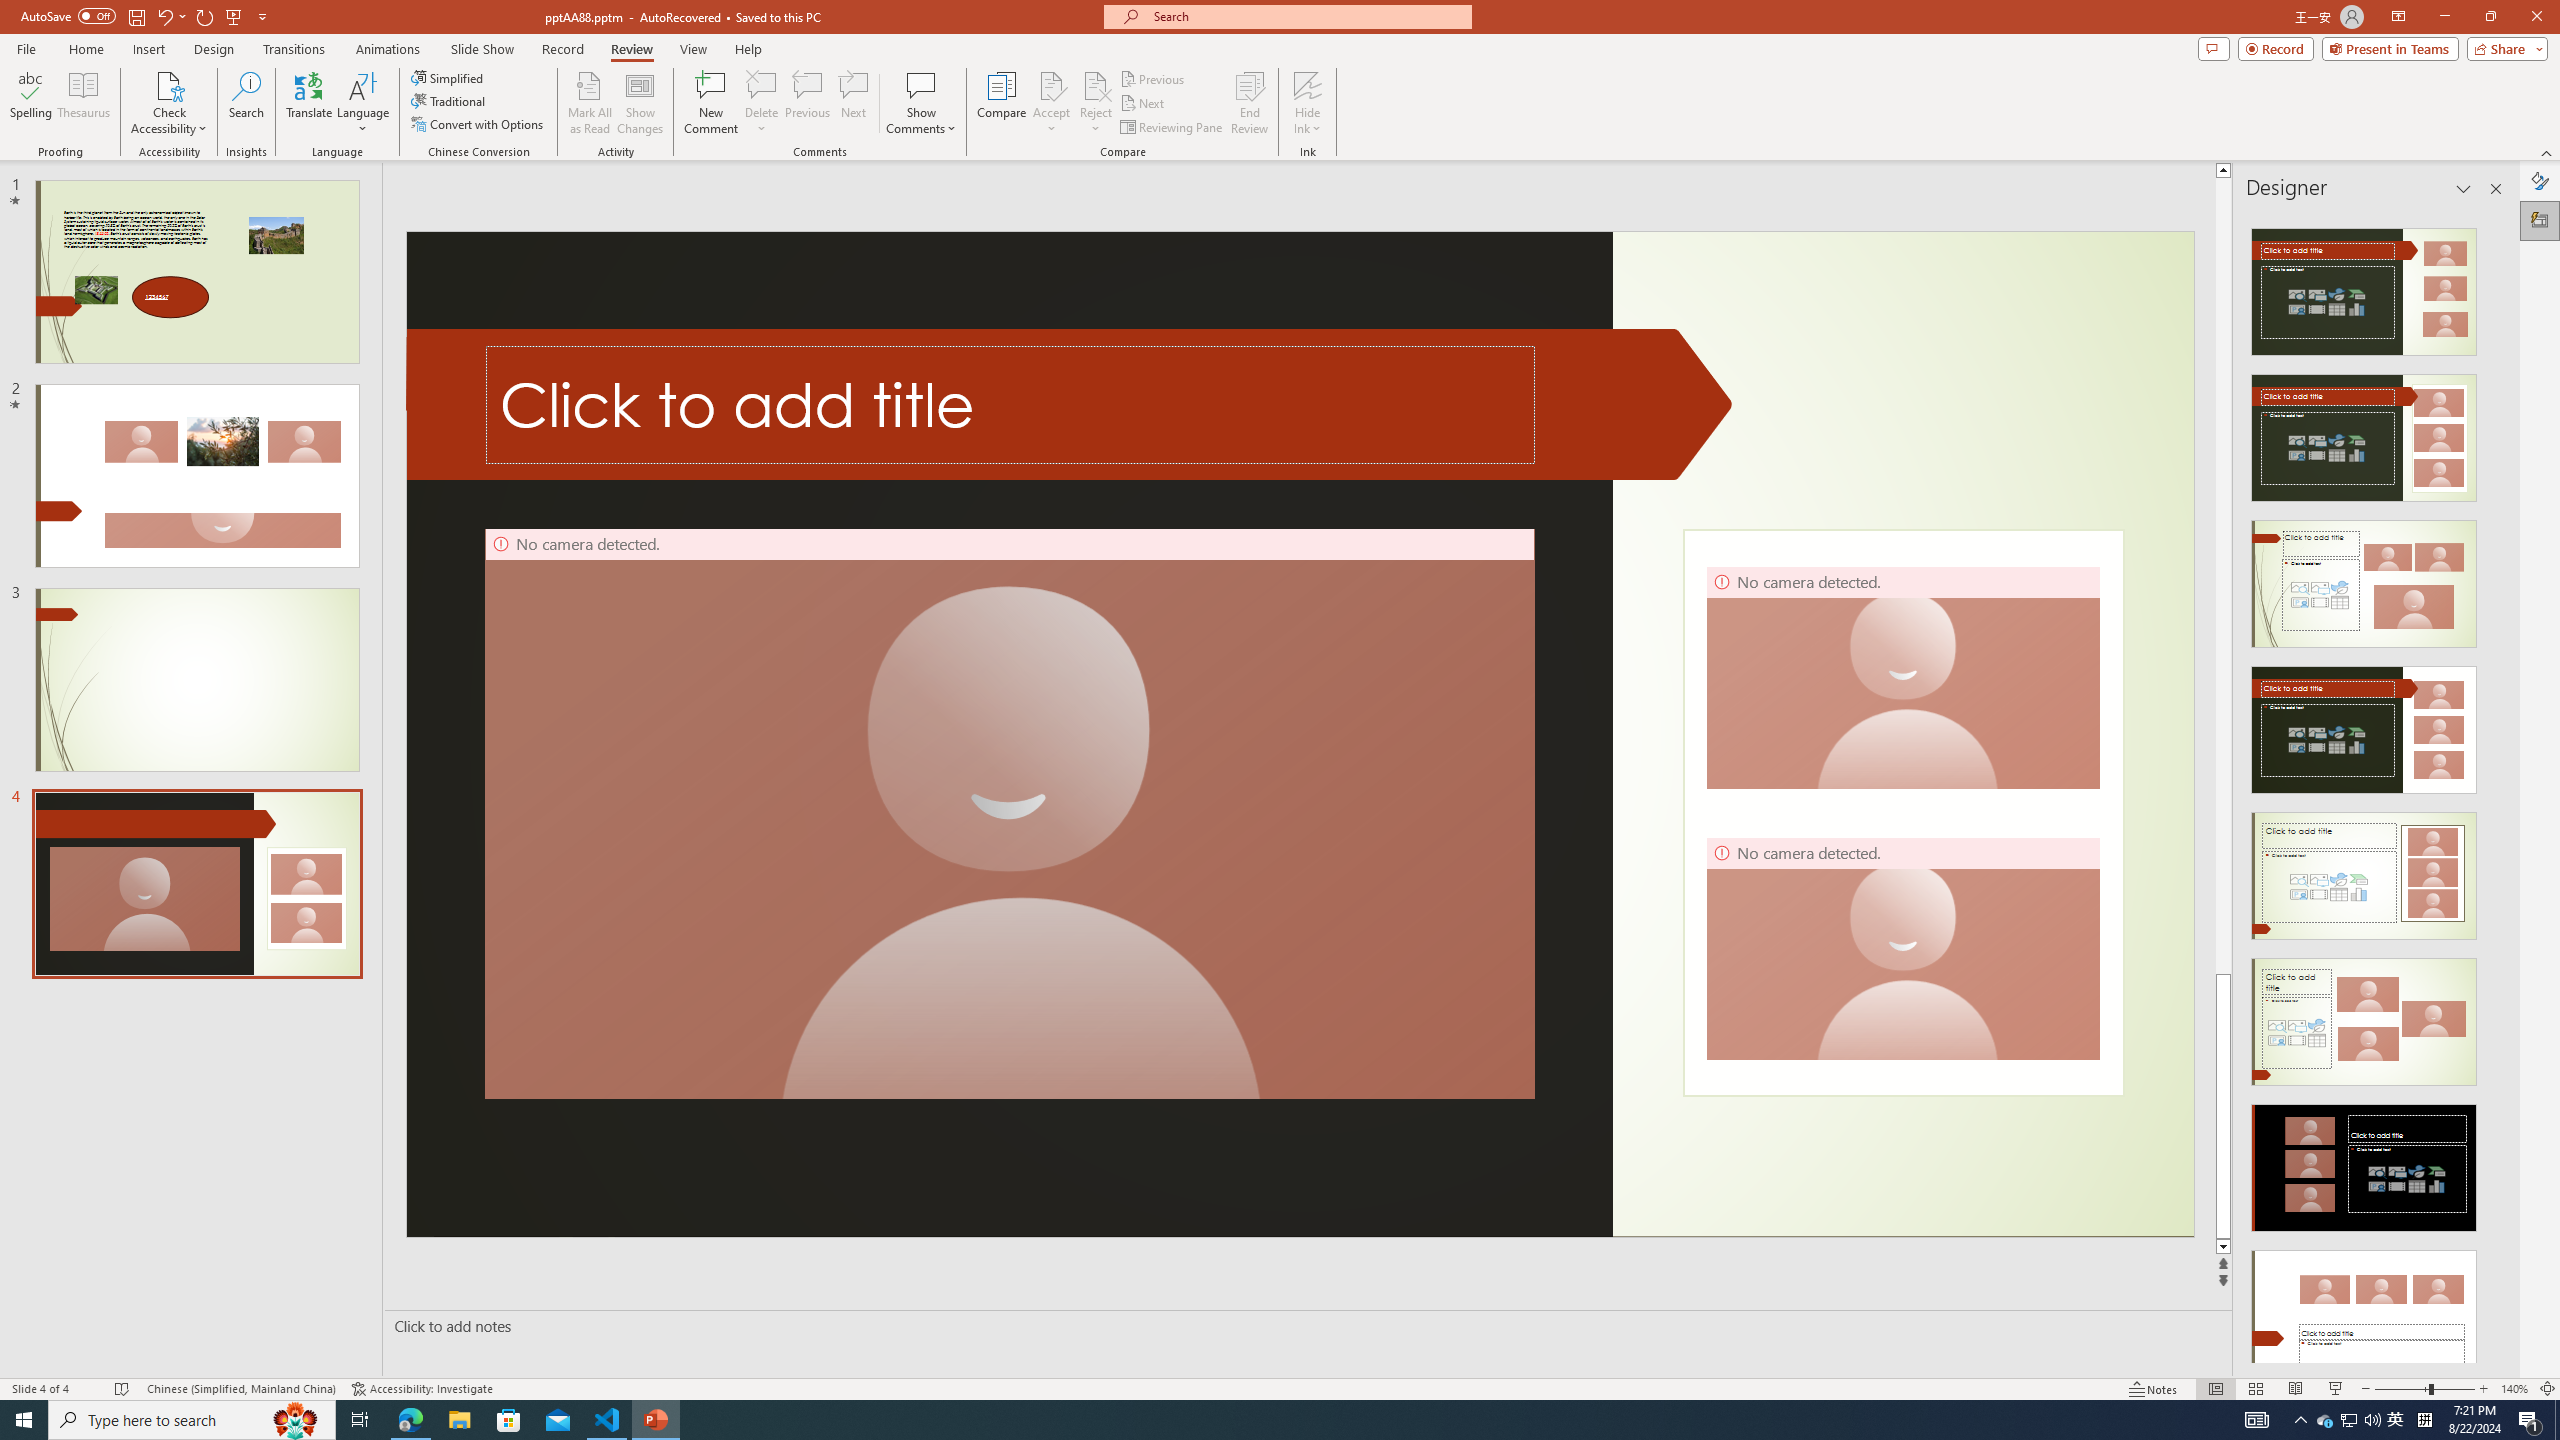 This screenshot has width=2560, height=1440. What do you see at coordinates (362, 103) in the screenshot?
I see `'Language'` at bounding box center [362, 103].